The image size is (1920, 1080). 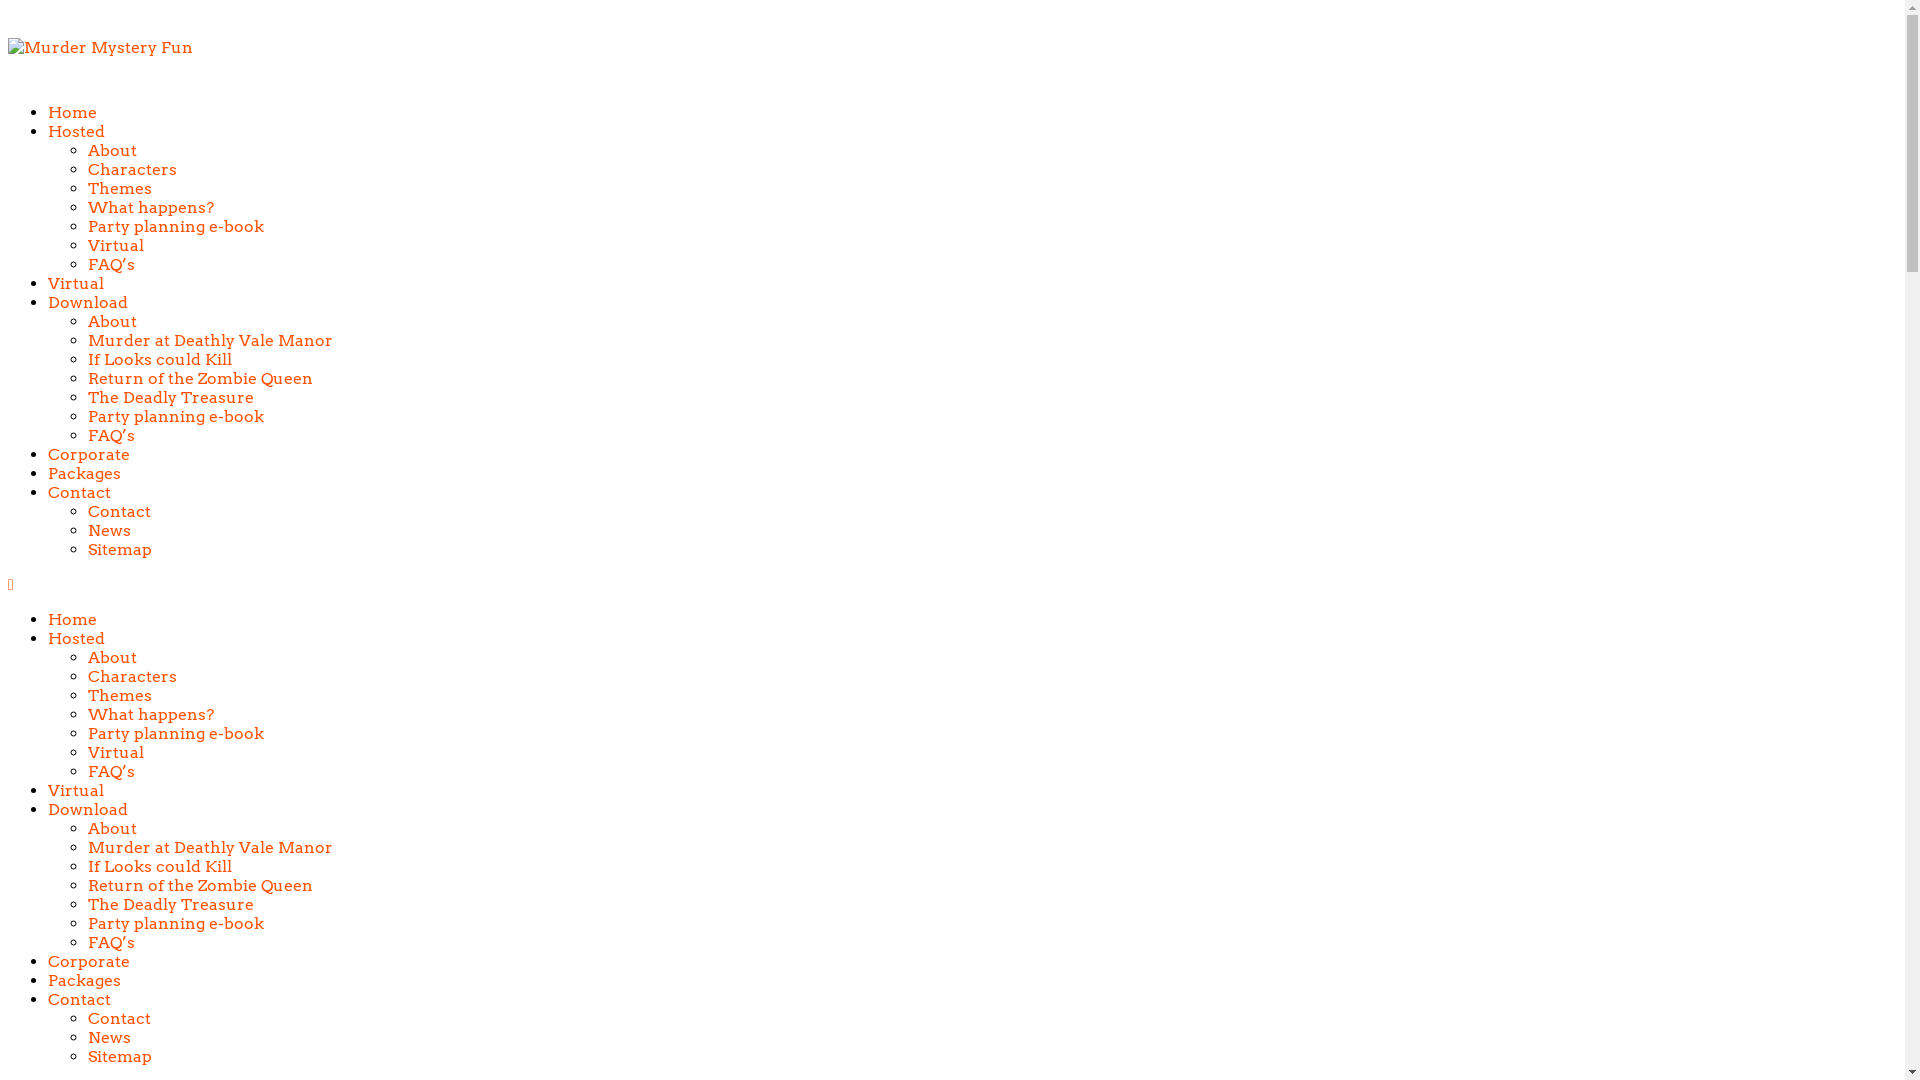 I want to click on 'Murder Mystery Fun', so click(x=99, y=46).